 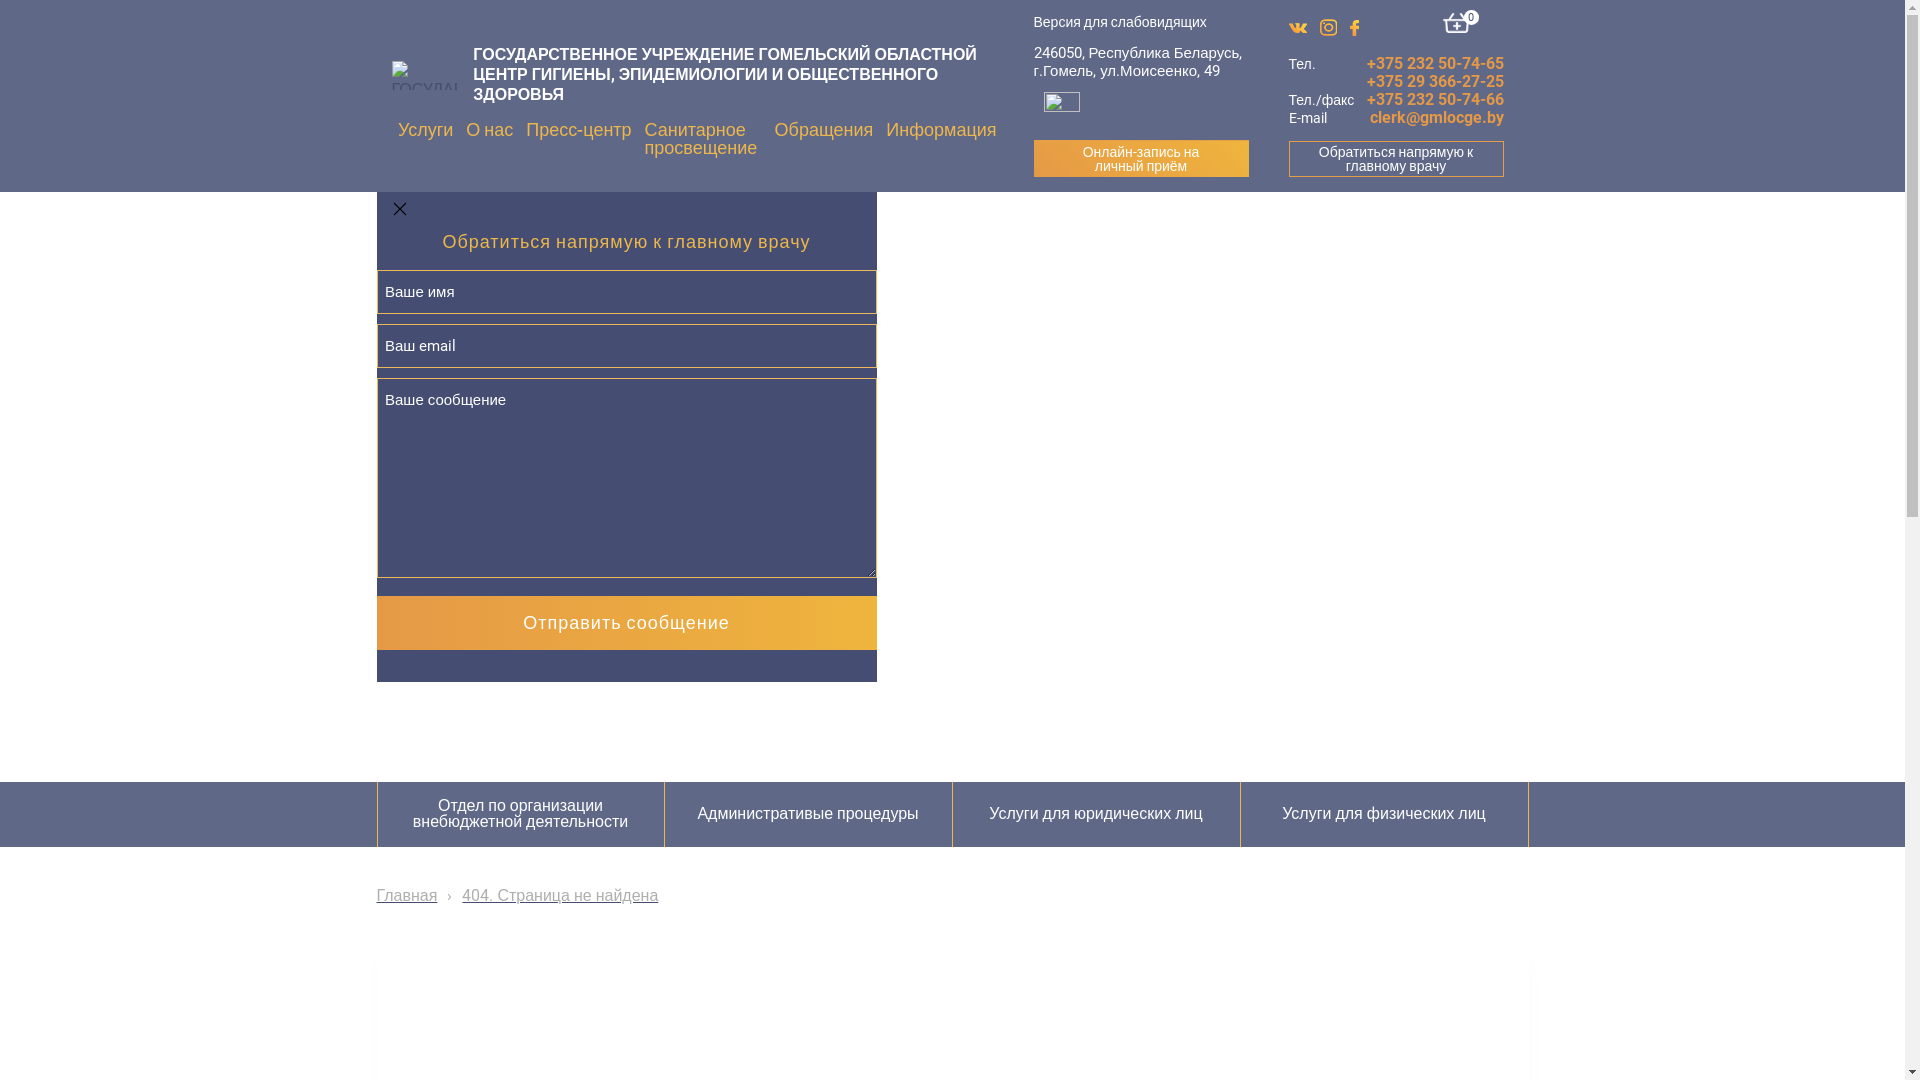 I want to click on '0', so click(x=1443, y=23).